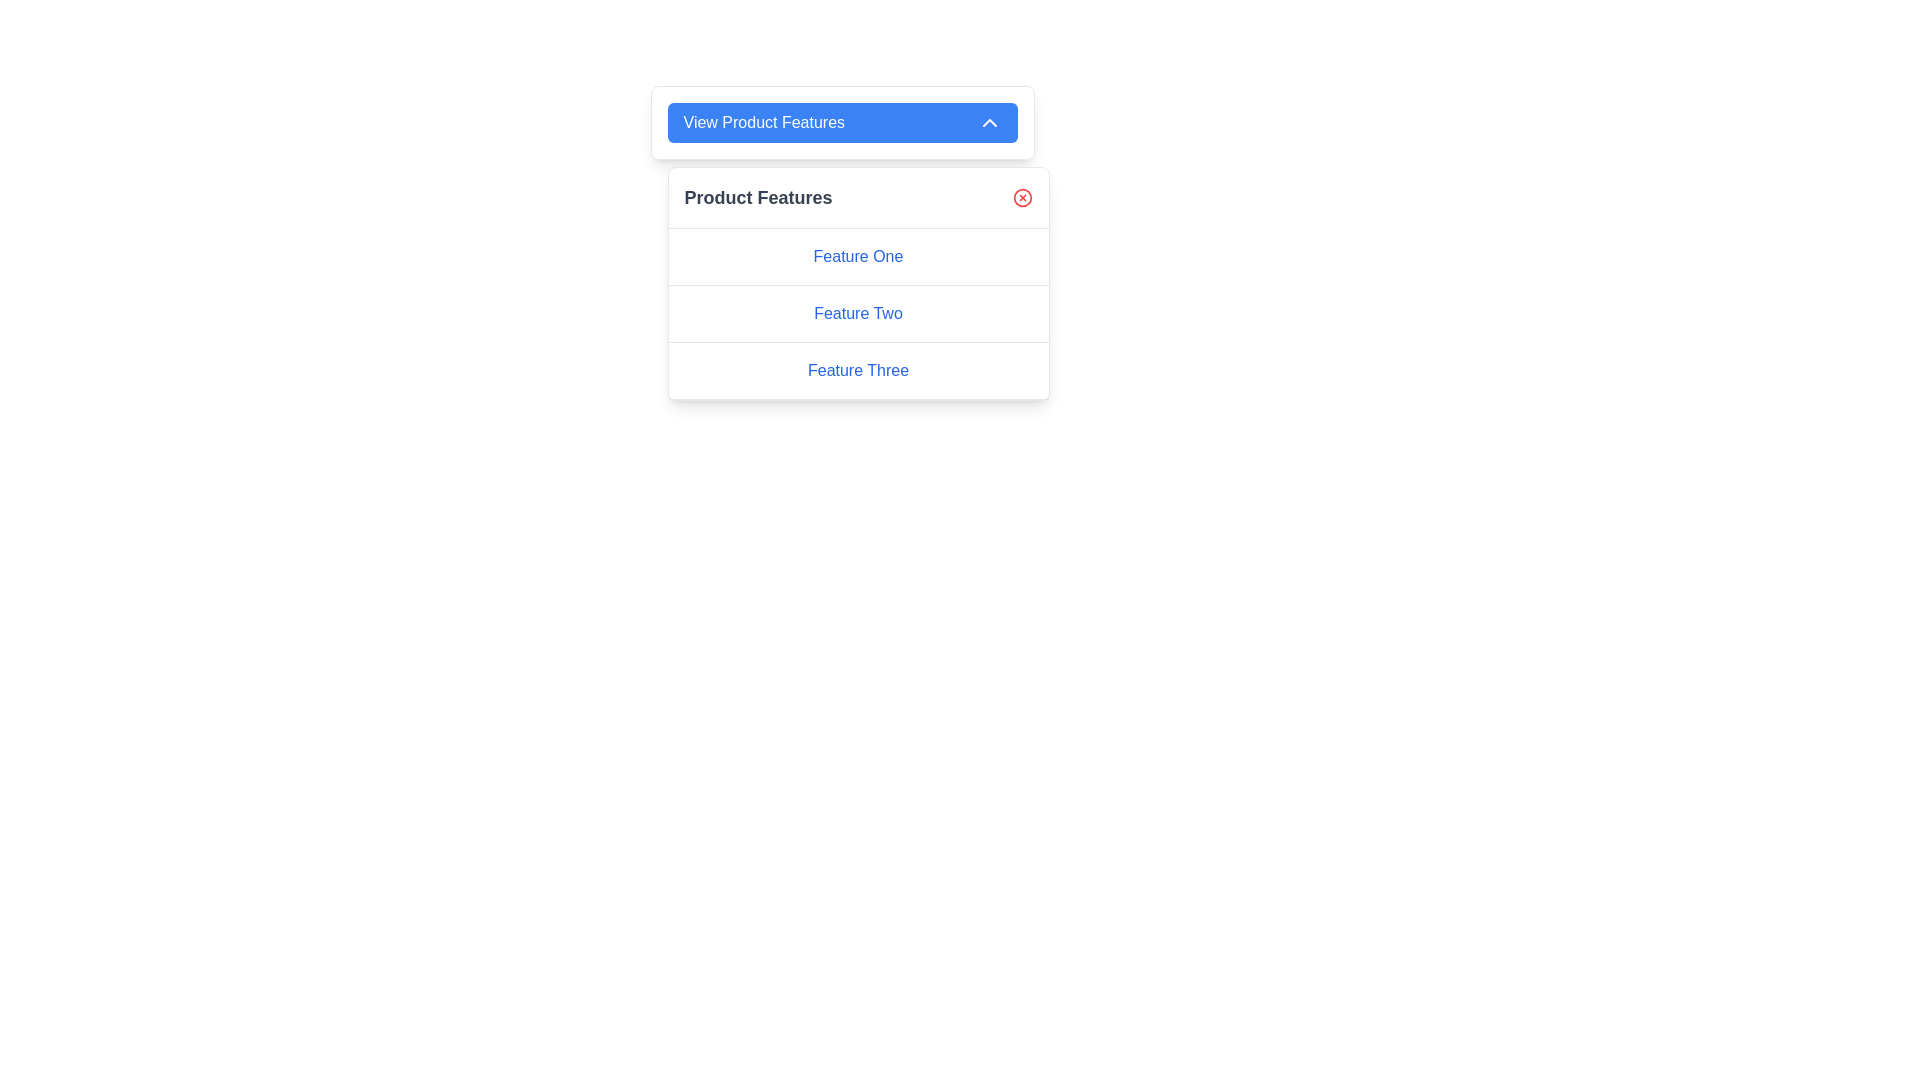 This screenshot has height=1080, width=1920. I want to click on the text element labeled 'Feature Three', which is styled in blue and bold, positioned as the third item in a vertical list under 'Product Features', so click(858, 370).